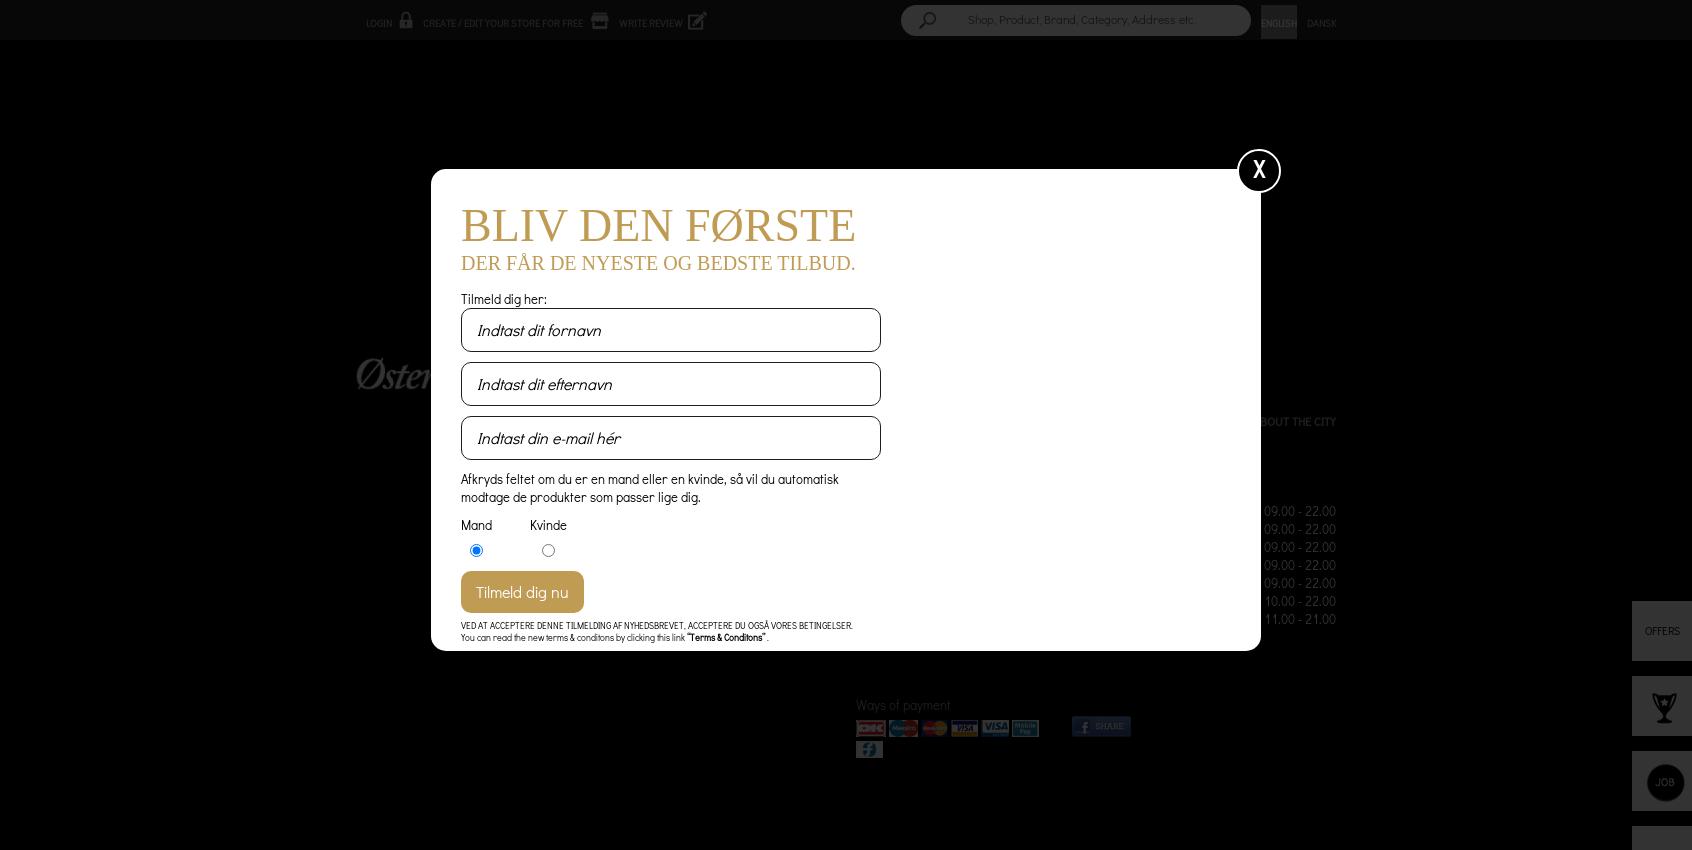  What do you see at coordinates (725, 636) in the screenshot?
I see `'“Terms & Conditons”'` at bounding box center [725, 636].